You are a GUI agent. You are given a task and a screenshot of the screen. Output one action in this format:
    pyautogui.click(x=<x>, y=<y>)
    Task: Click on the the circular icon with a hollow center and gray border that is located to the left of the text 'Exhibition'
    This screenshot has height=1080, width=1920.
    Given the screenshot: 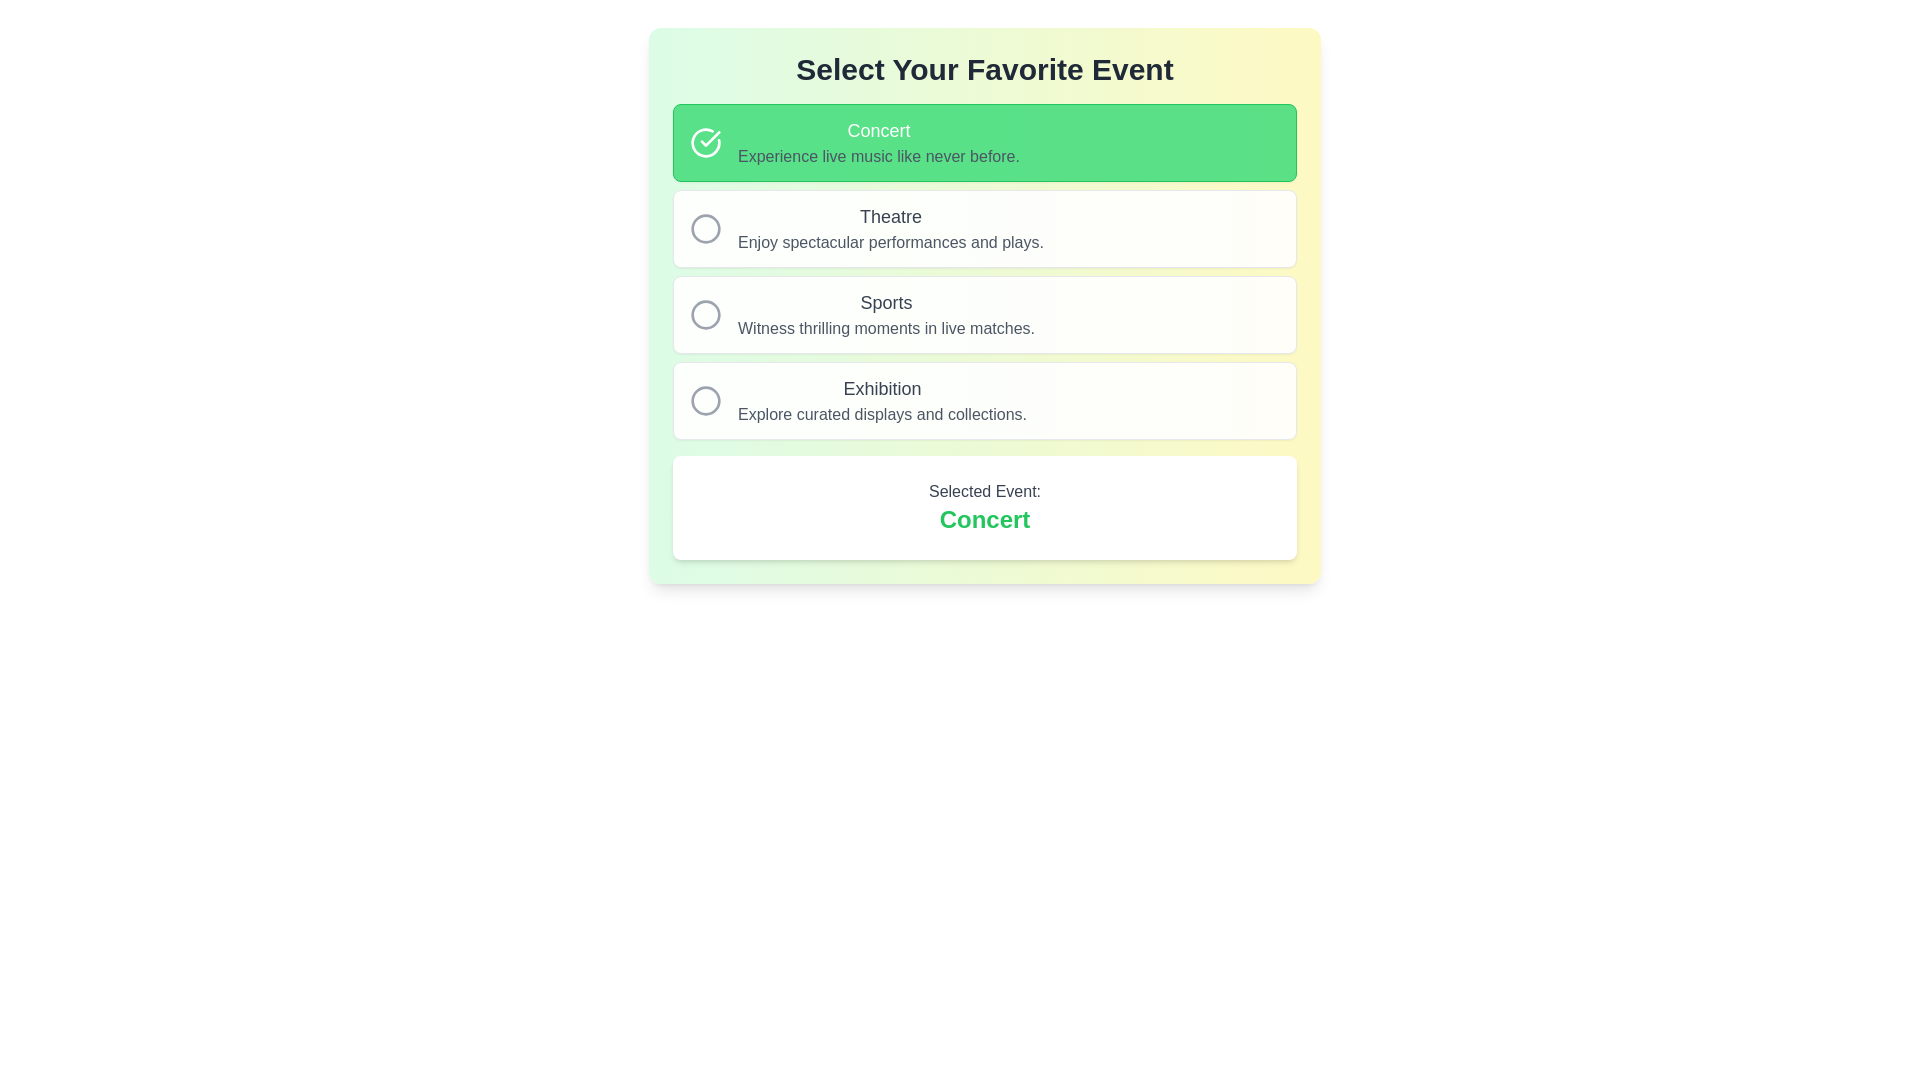 What is the action you would take?
    pyautogui.click(x=705, y=401)
    